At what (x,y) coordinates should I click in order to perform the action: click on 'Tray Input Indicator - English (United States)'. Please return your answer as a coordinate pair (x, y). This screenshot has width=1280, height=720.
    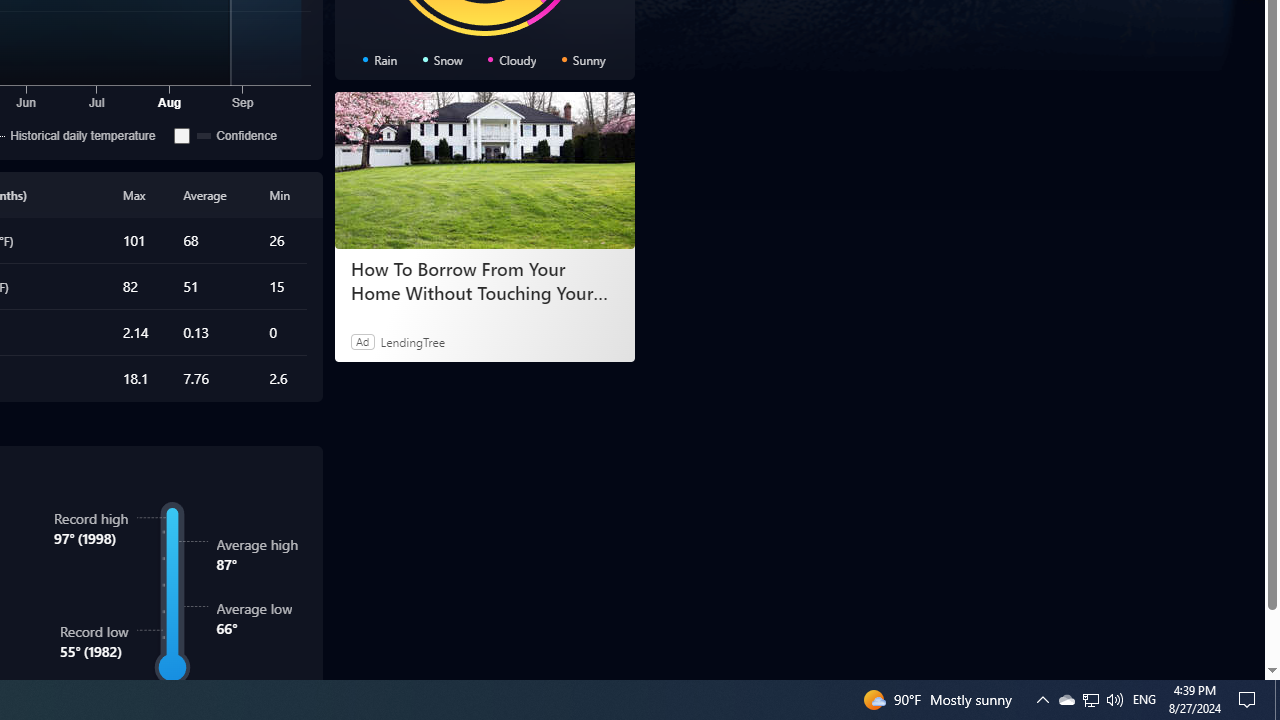
    Looking at the image, I should click on (1144, 698).